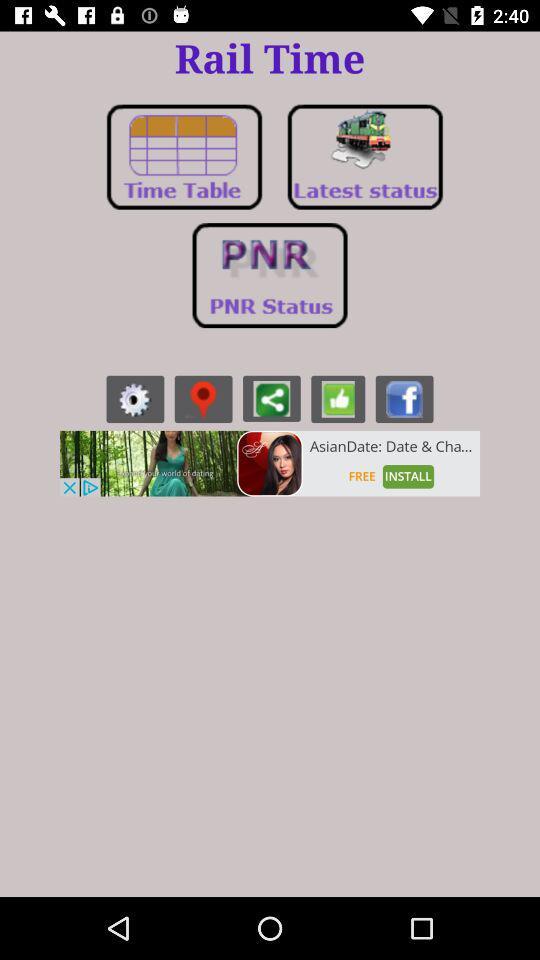 Image resolution: width=540 pixels, height=960 pixels. I want to click on advertisement to install app, so click(270, 463).